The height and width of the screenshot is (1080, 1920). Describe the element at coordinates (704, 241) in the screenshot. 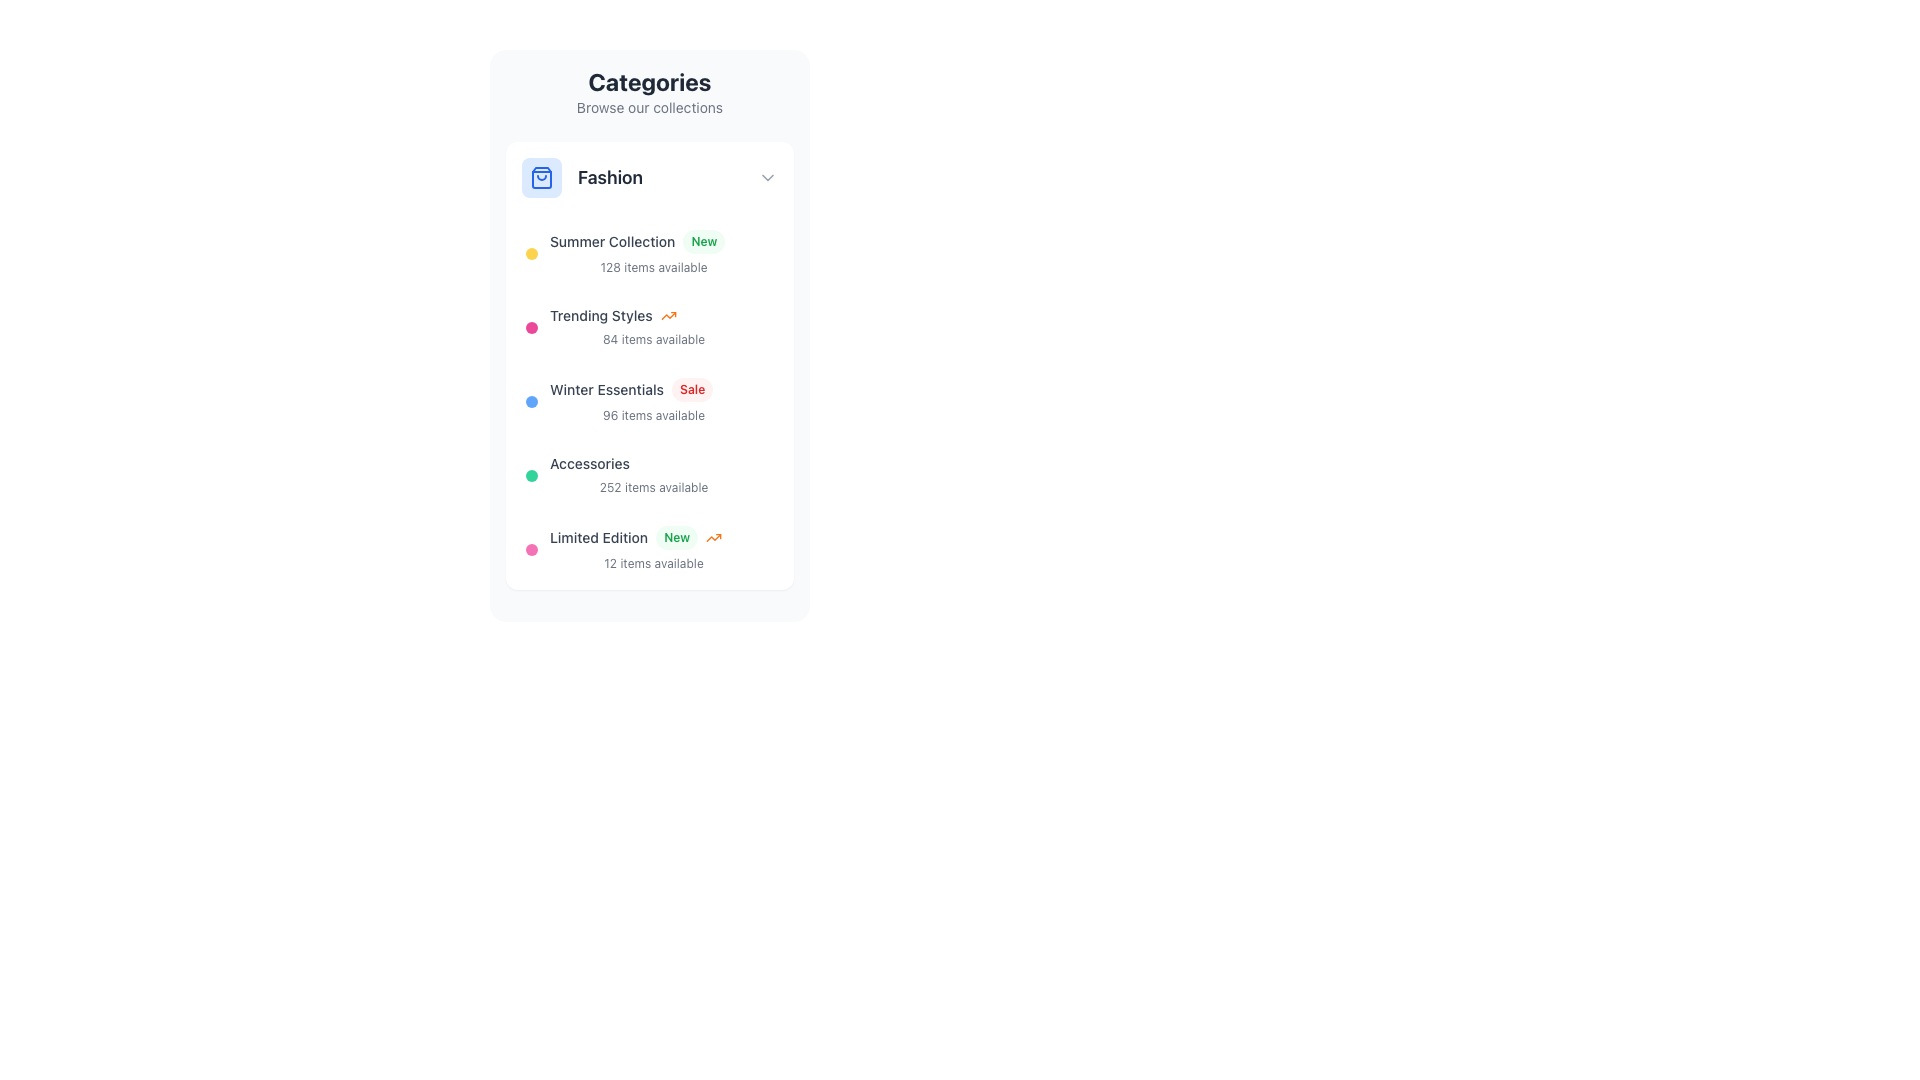

I see `the informative badge indicating the status of the 'Summer Collection' that is positioned to the right of the 'Summer Collection' text label` at that location.